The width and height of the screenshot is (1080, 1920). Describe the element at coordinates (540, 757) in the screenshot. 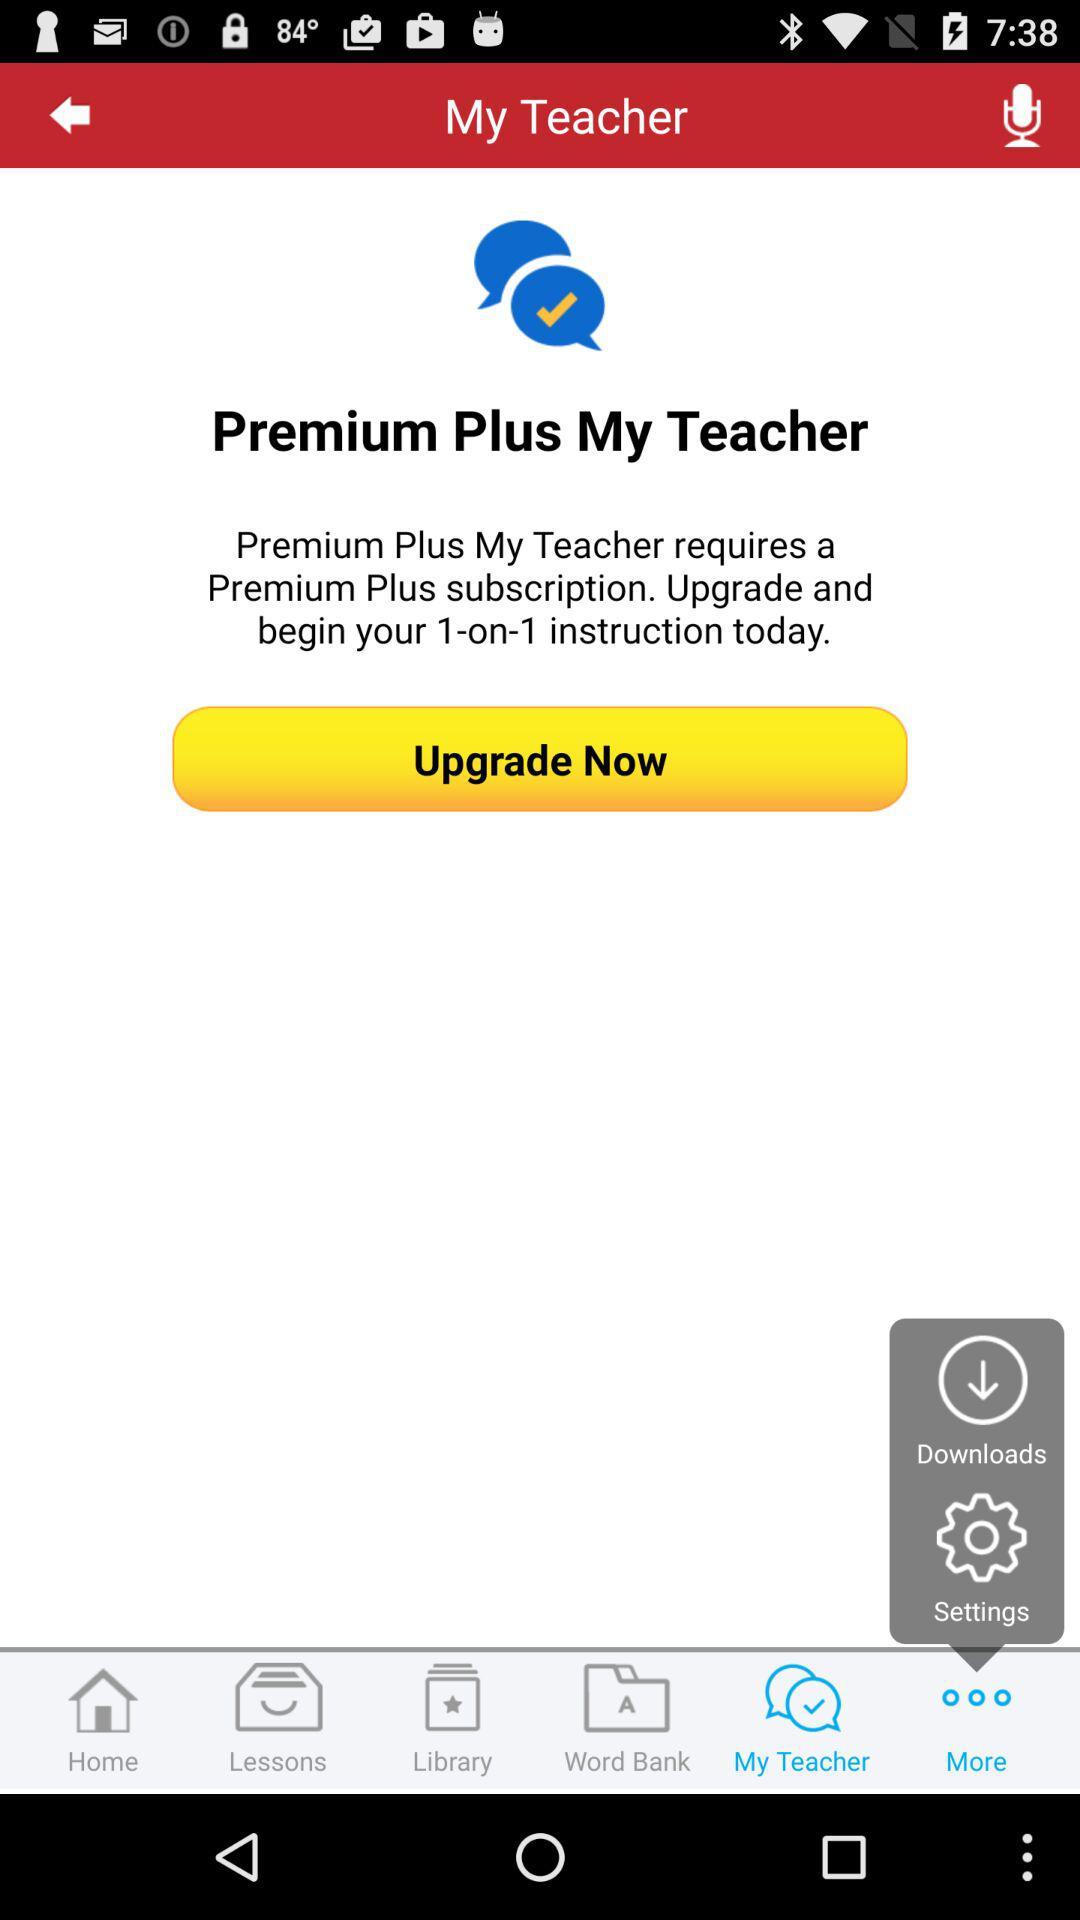

I see `upgrade now icon` at that location.